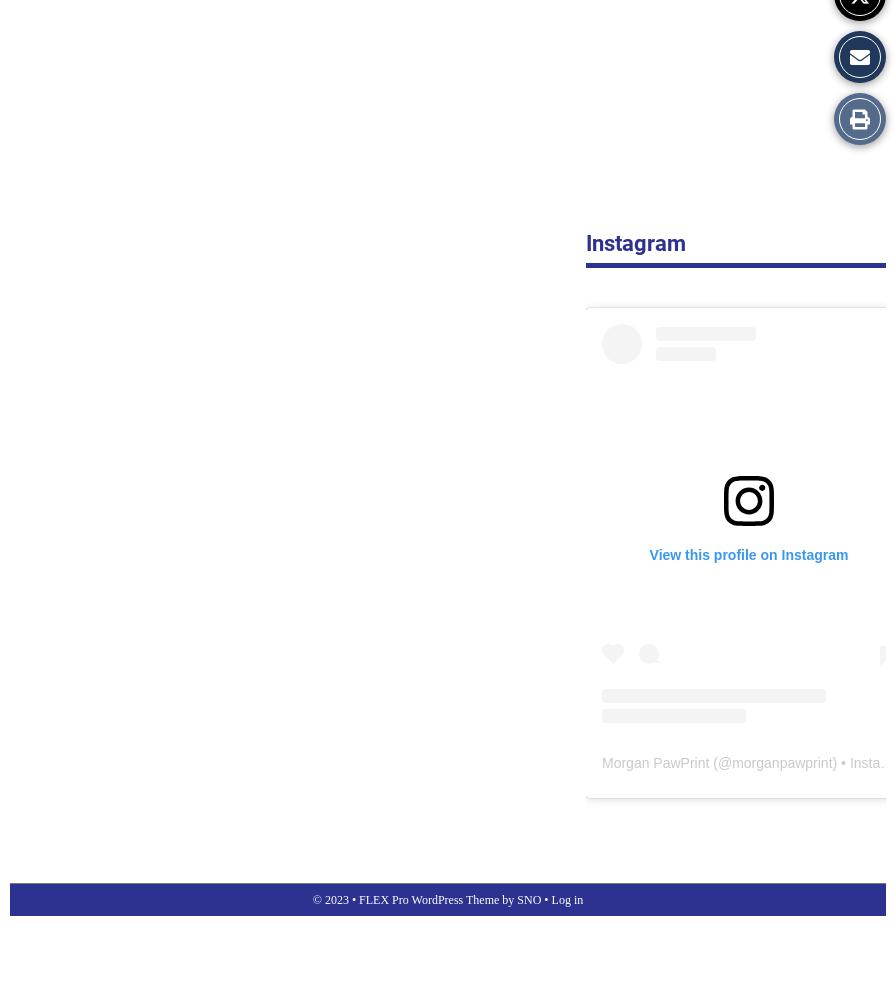  What do you see at coordinates (359, 899) in the screenshot?
I see `'FLEX Pro WordPress Theme'` at bounding box center [359, 899].